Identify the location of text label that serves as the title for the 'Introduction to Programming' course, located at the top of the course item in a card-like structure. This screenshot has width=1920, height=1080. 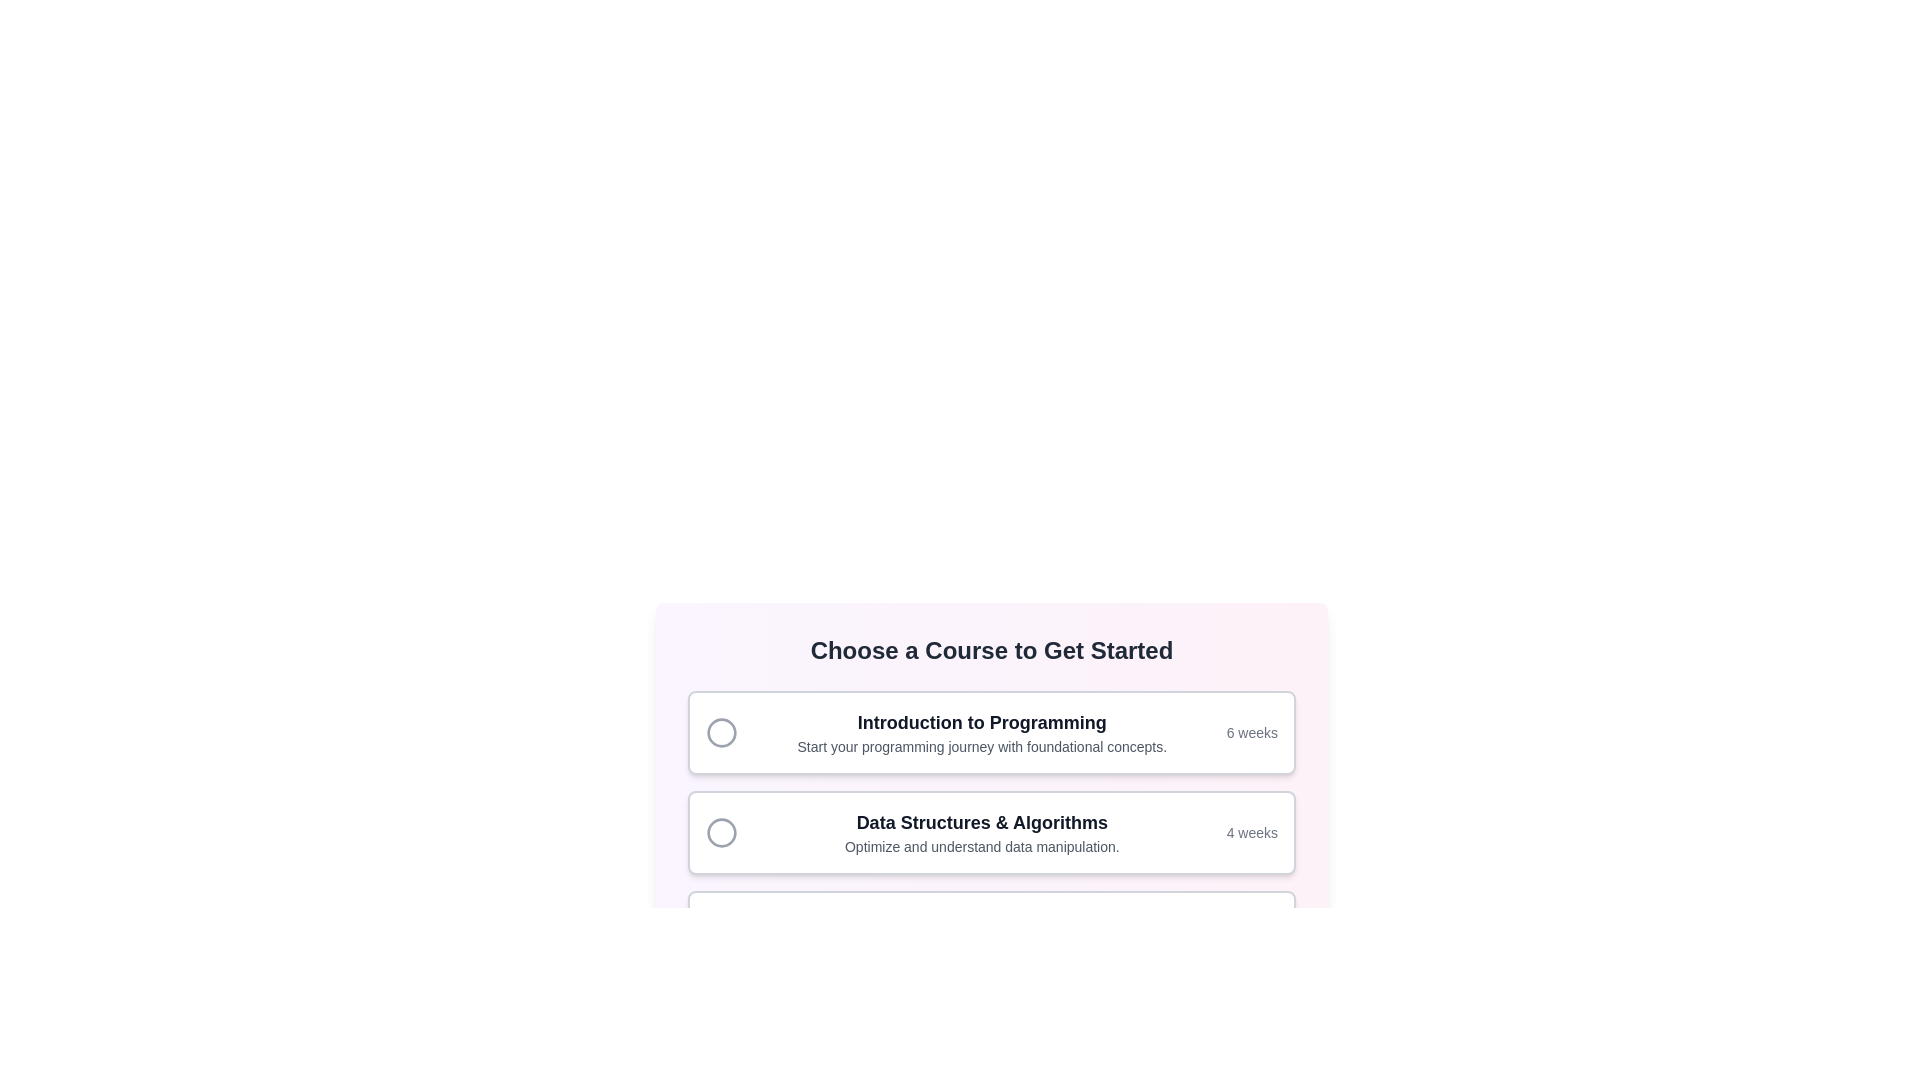
(982, 722).